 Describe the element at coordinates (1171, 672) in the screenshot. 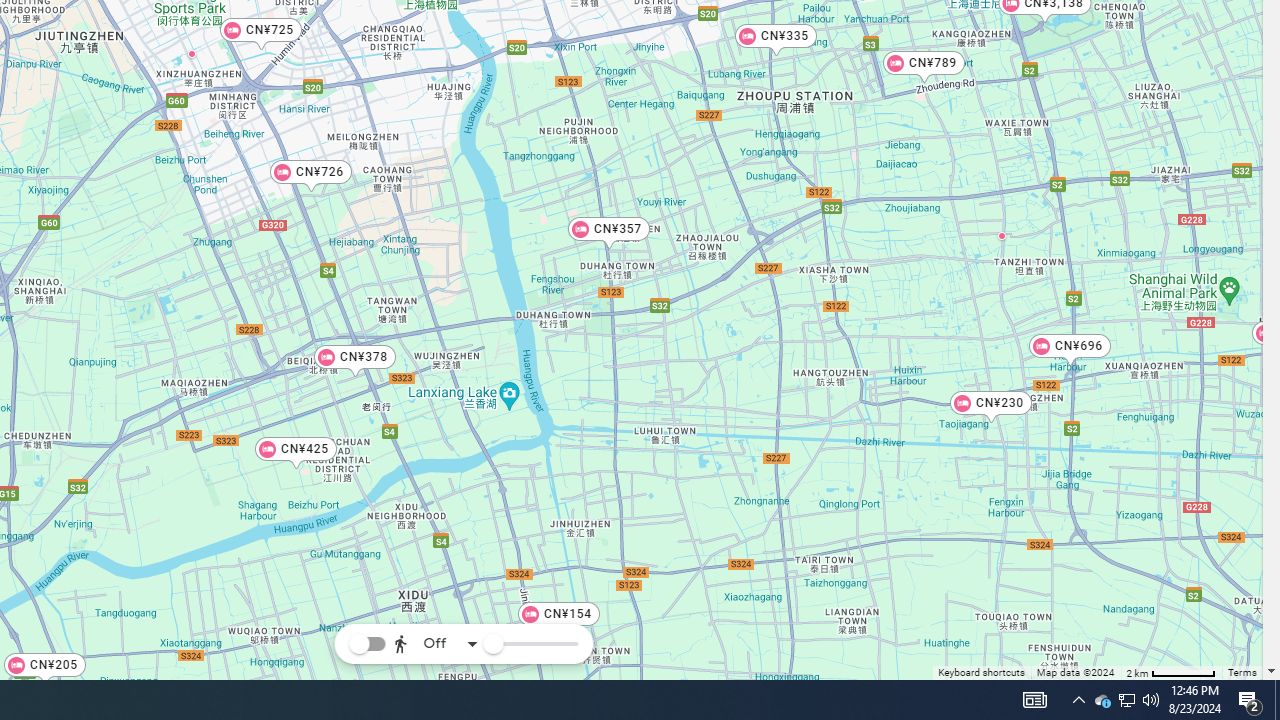

I see `'Map Scale: 2 km per 61 pixels'` at that location.